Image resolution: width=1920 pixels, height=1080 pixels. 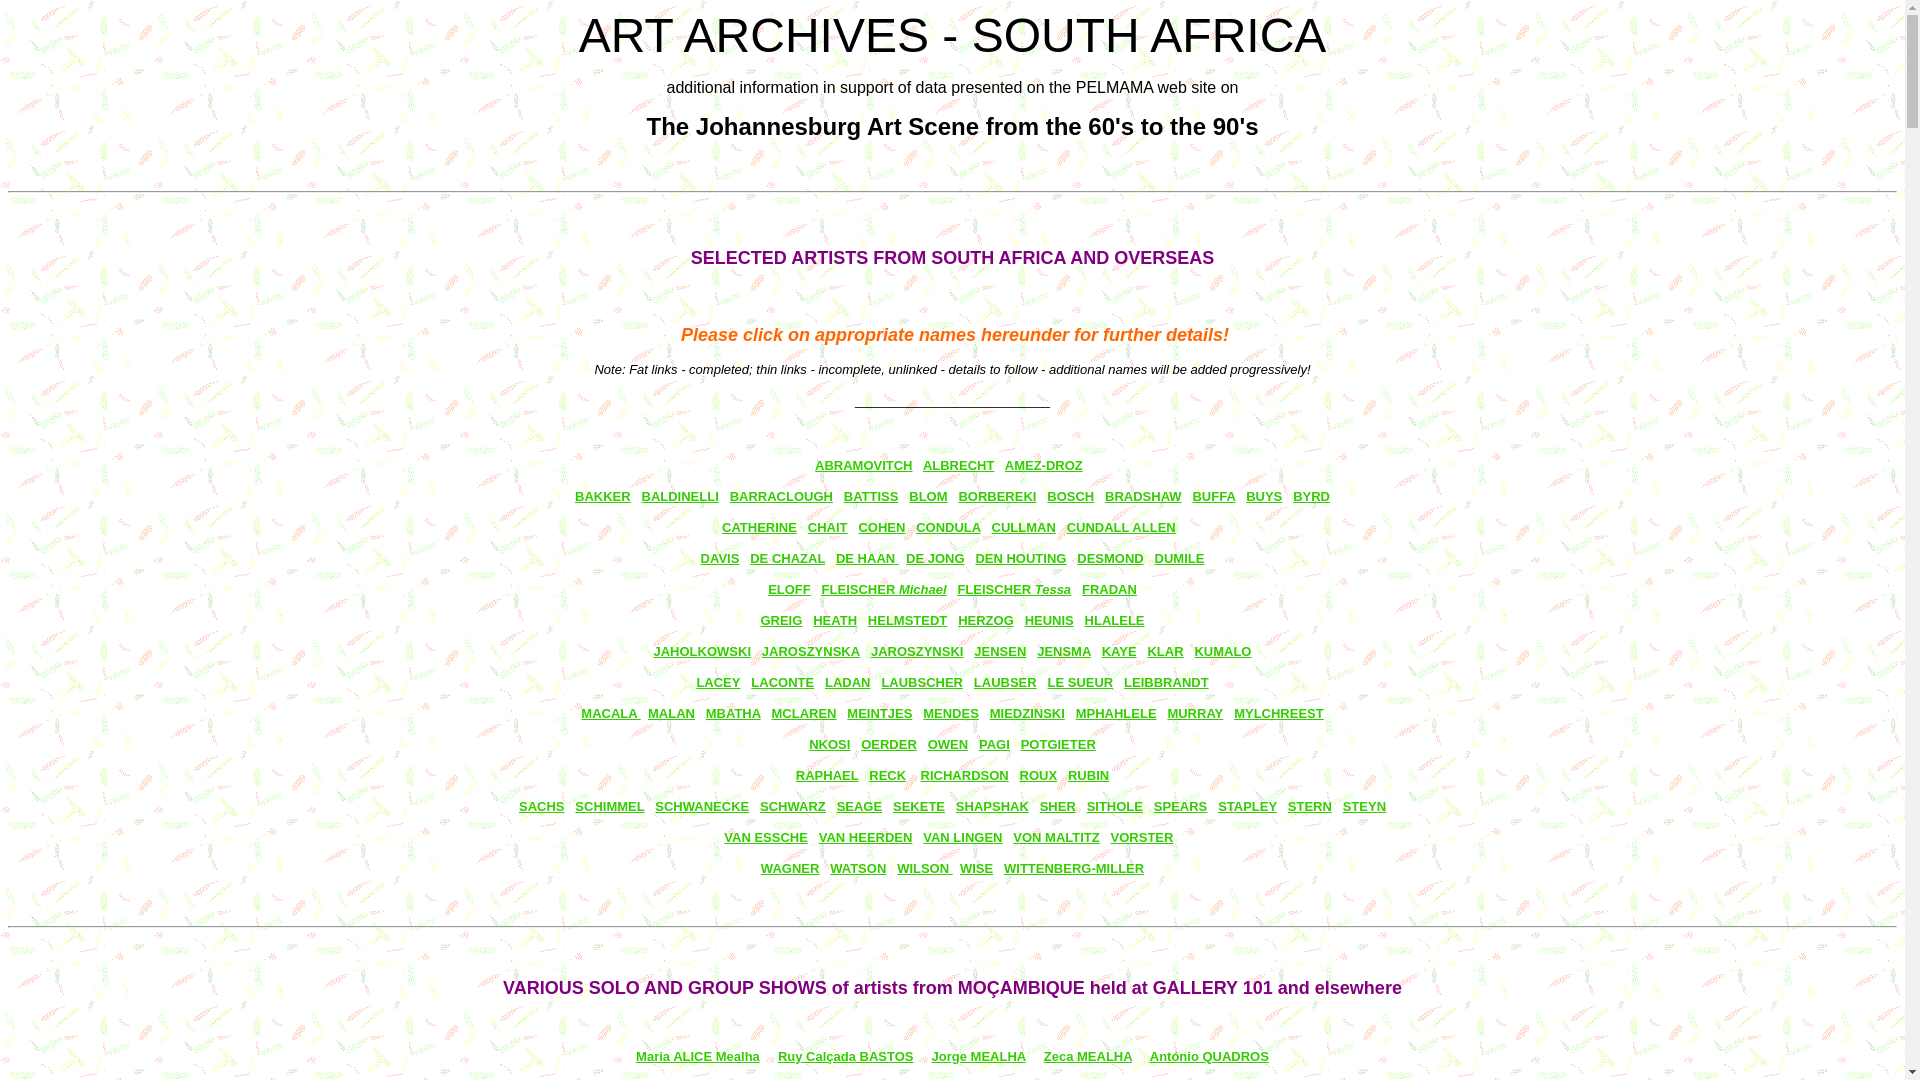 I want to click on 'STAPLEY', so click(x=1246, y=805).